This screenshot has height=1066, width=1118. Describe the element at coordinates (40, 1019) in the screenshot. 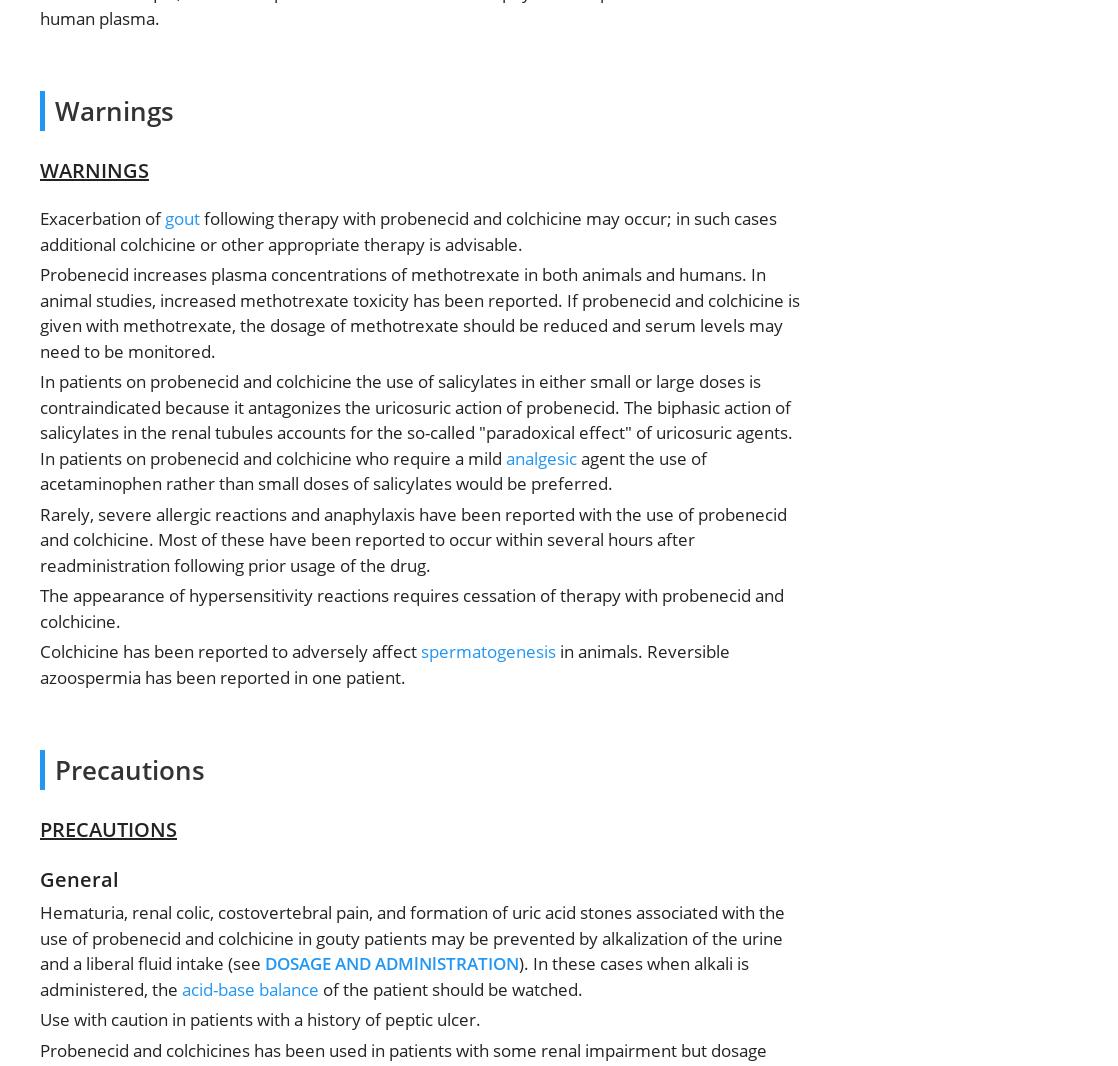

I see `'Use with caution in patients with a history of peptic ulcer.'` at that location.